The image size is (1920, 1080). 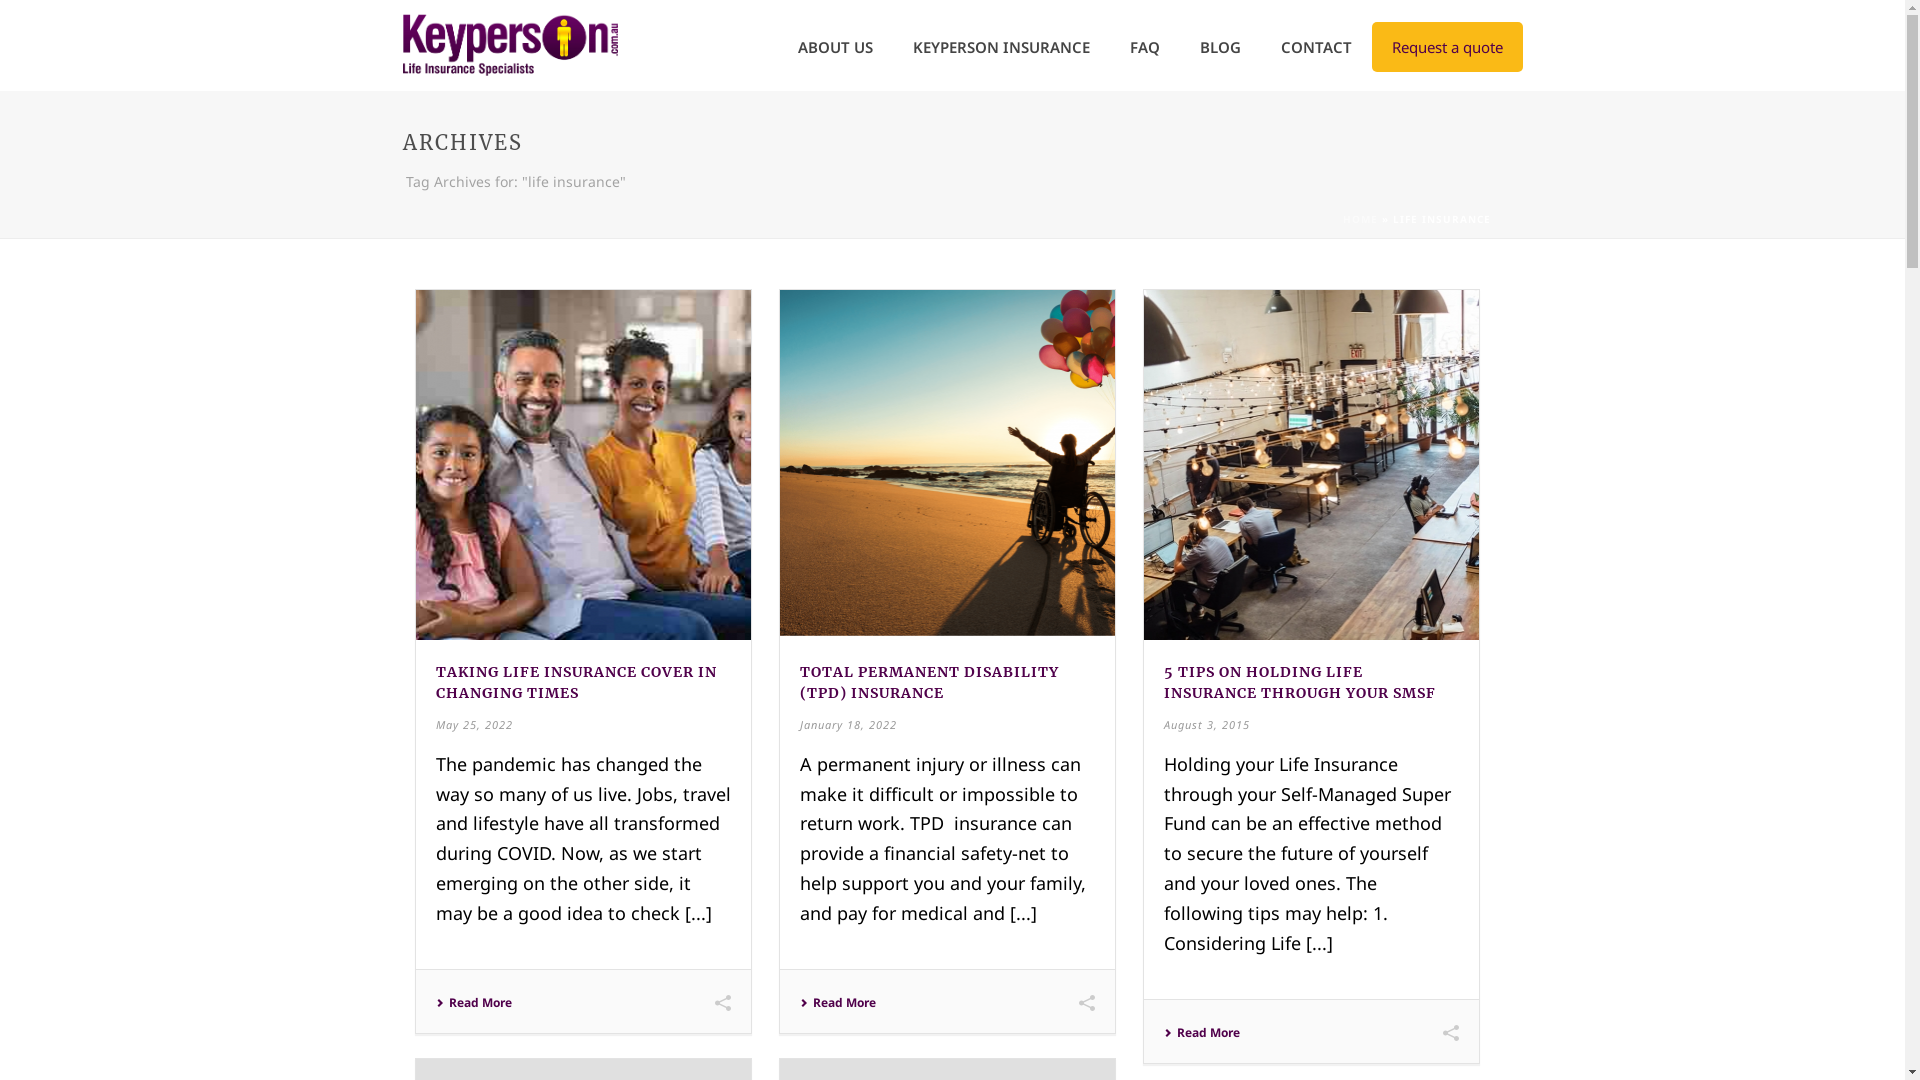 What do you see at coordinates (1145, 45) in the screenshot?
I see `'FAQ'` at bounding box center [1145, 45].